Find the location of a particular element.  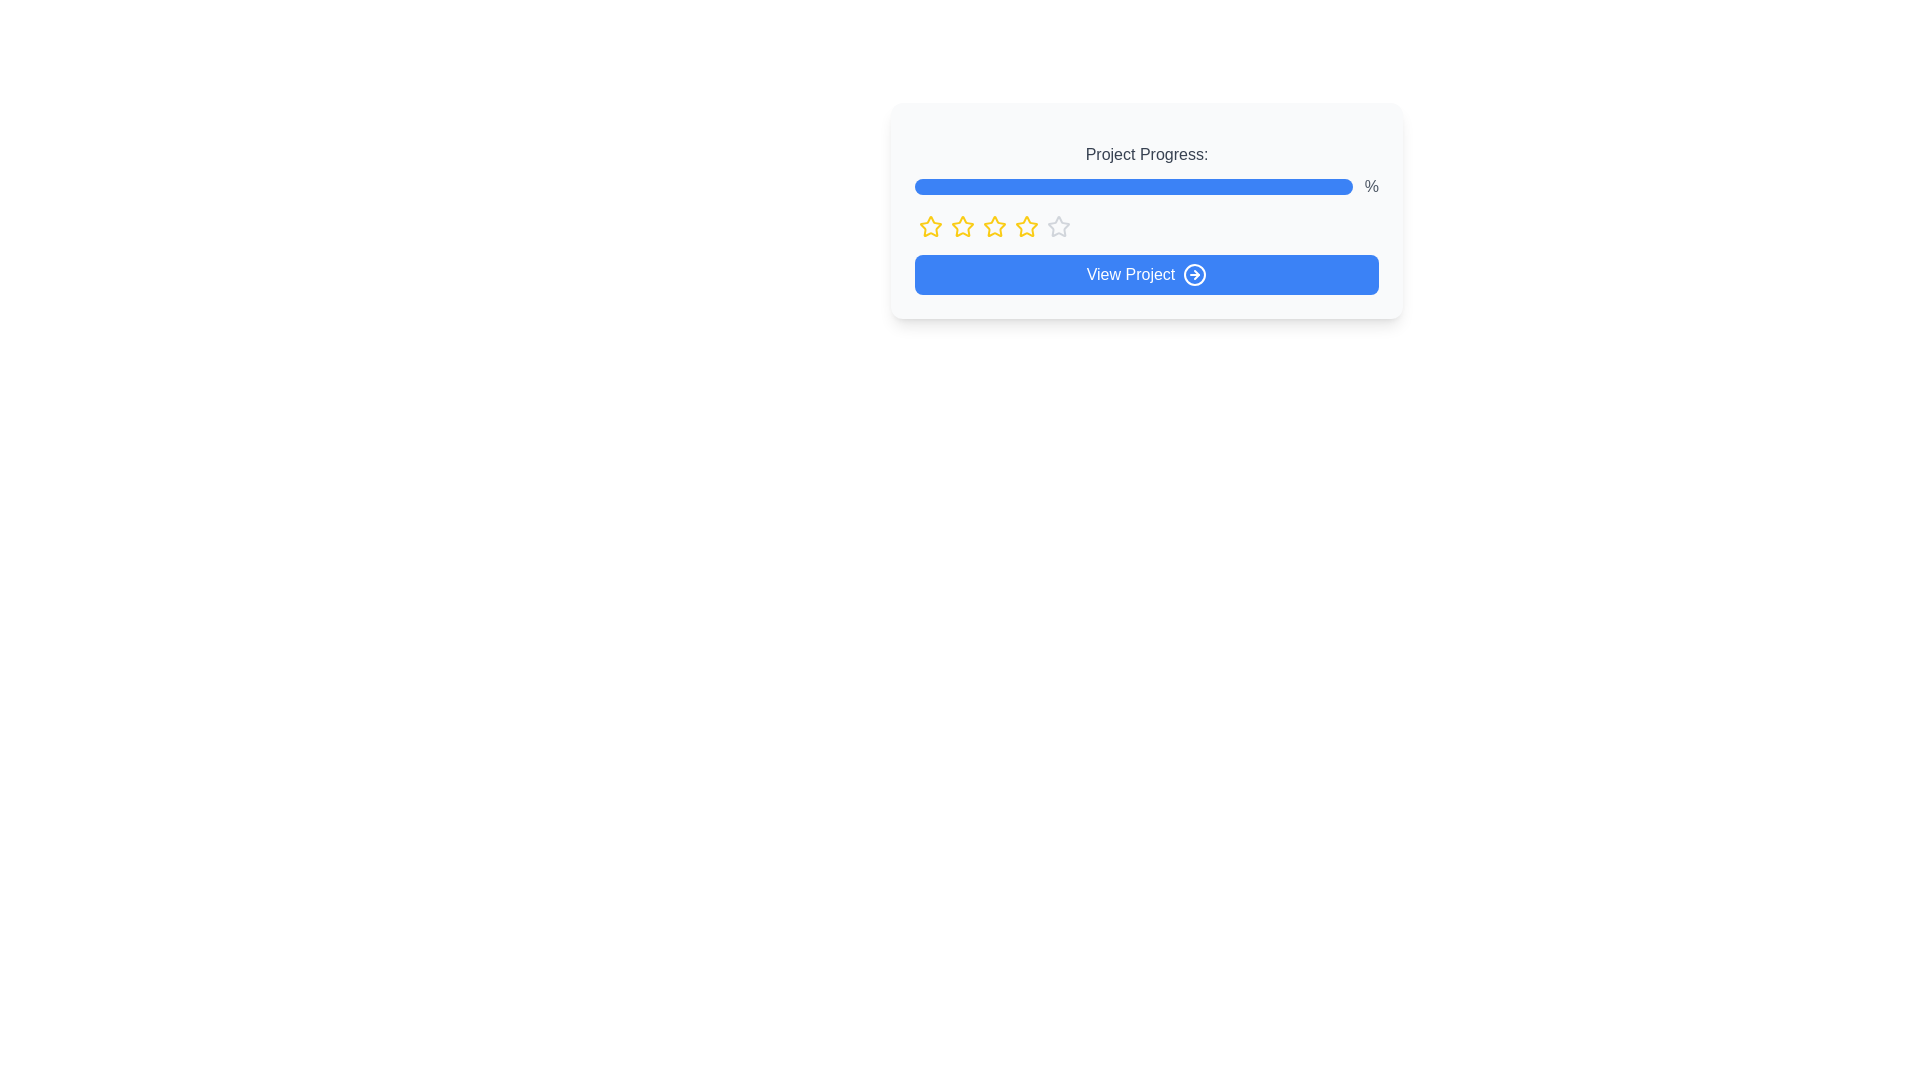

the third star in the horizontal rating system is located at coordinates (963, 226).